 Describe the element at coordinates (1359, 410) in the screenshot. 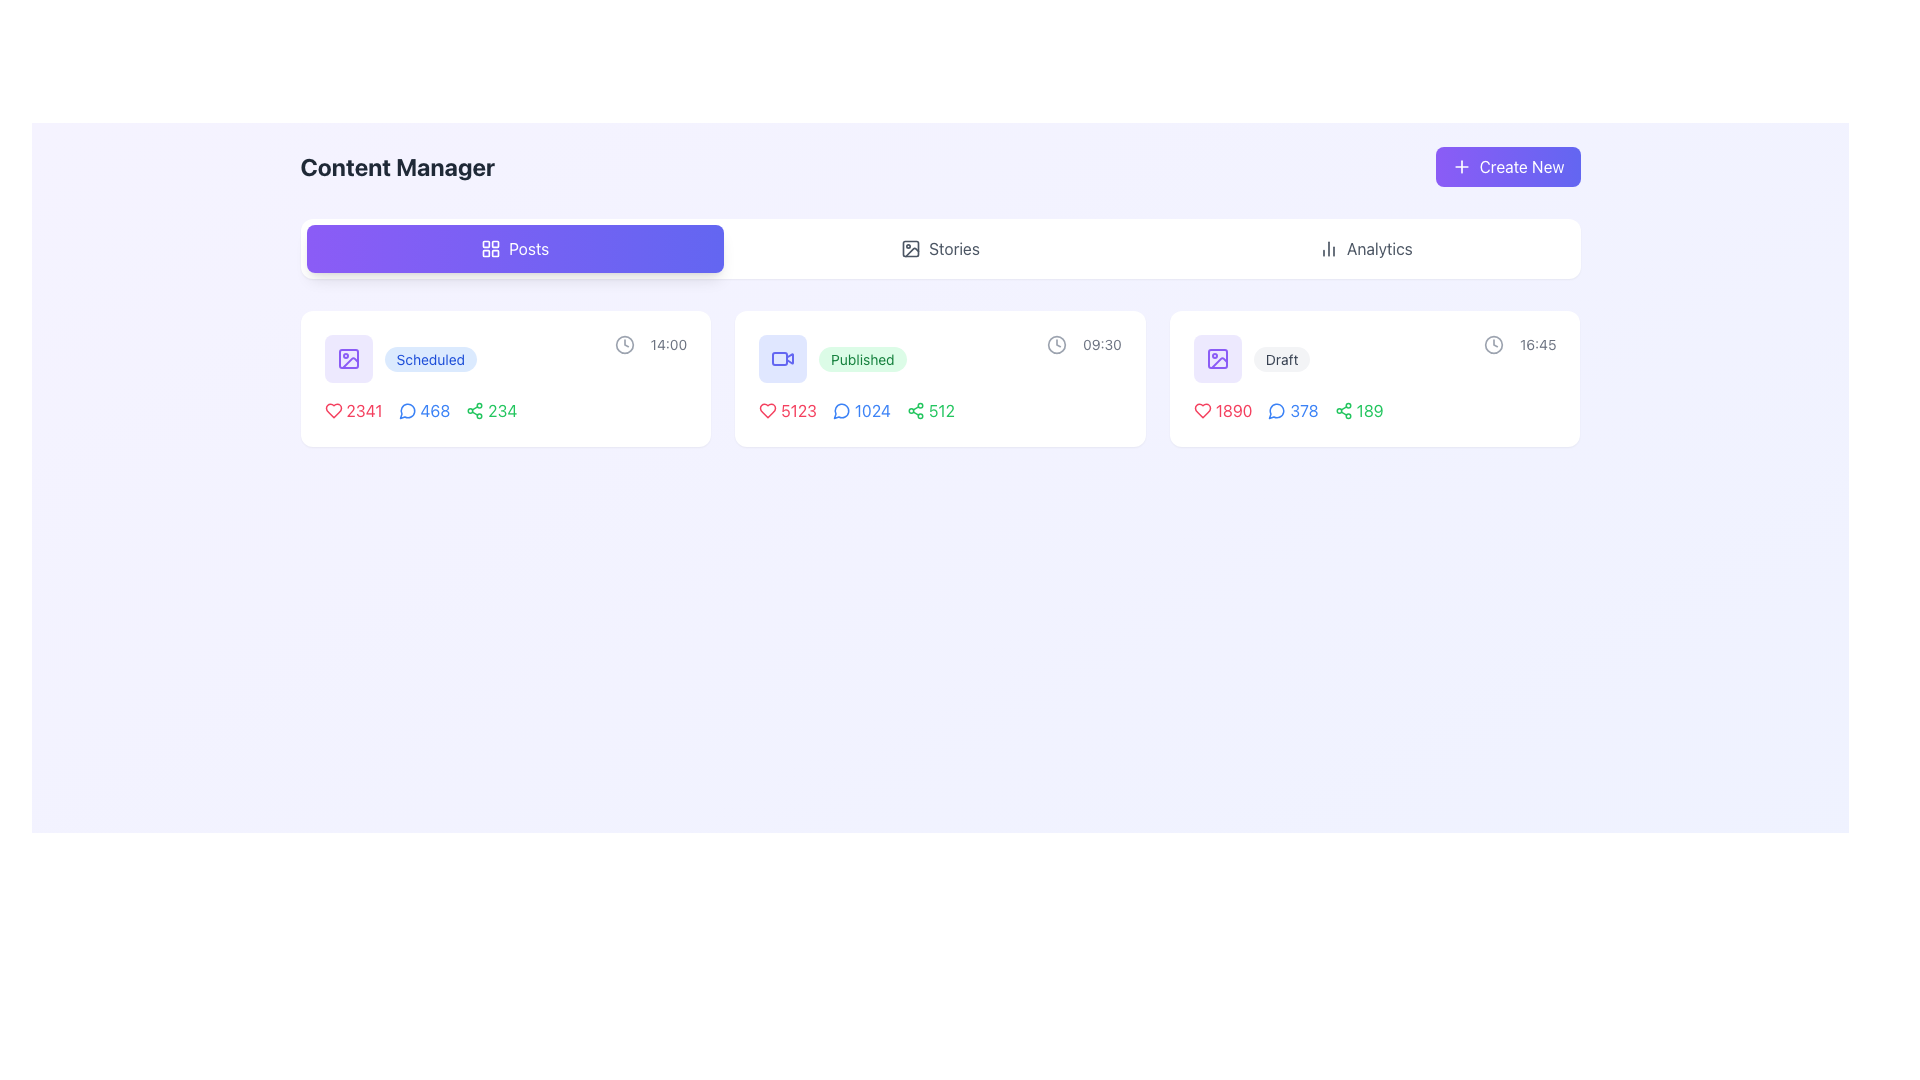

I see `the share count by clicking on the share icon located in the third content card, which is the last interaction indicator after the comment and like indicators` at that location.